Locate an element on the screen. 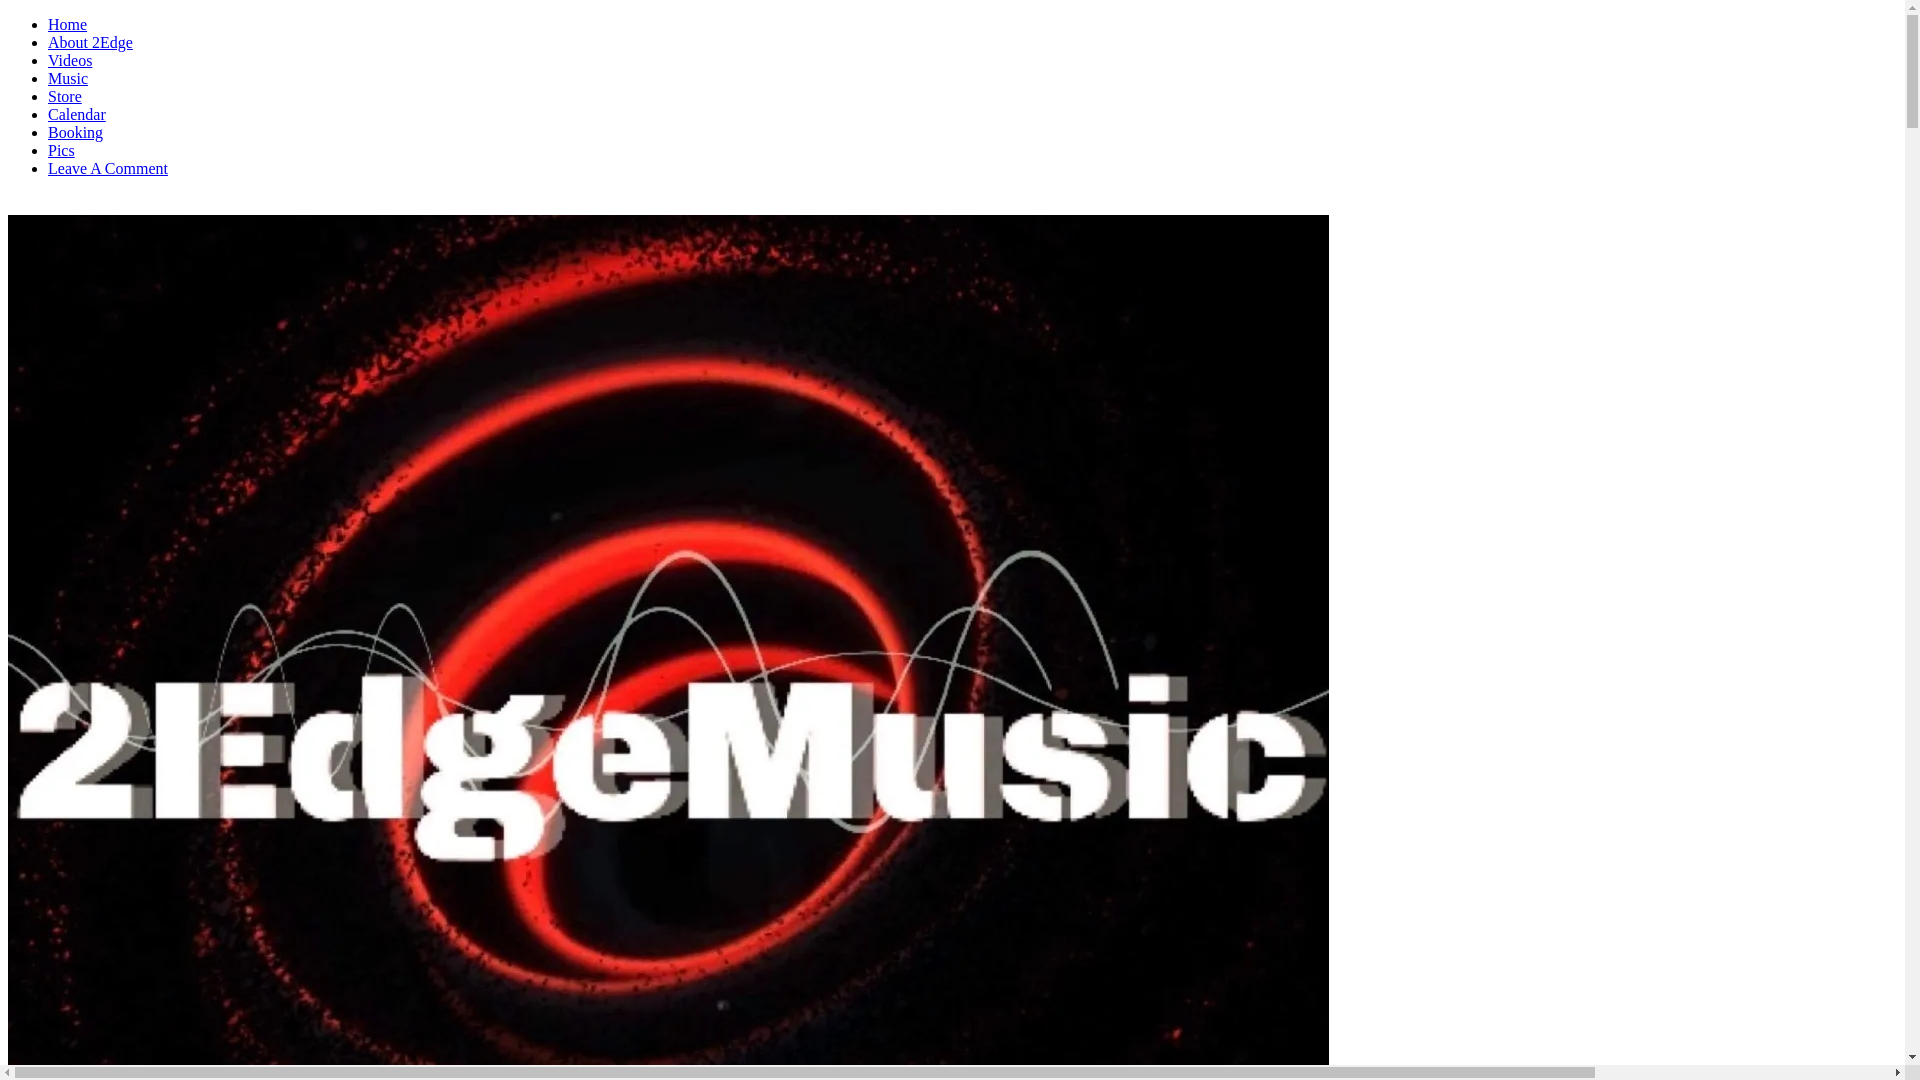 This screenshot has width=1920, height=1080. 'Calendar' is located at coordinates (48, 114).